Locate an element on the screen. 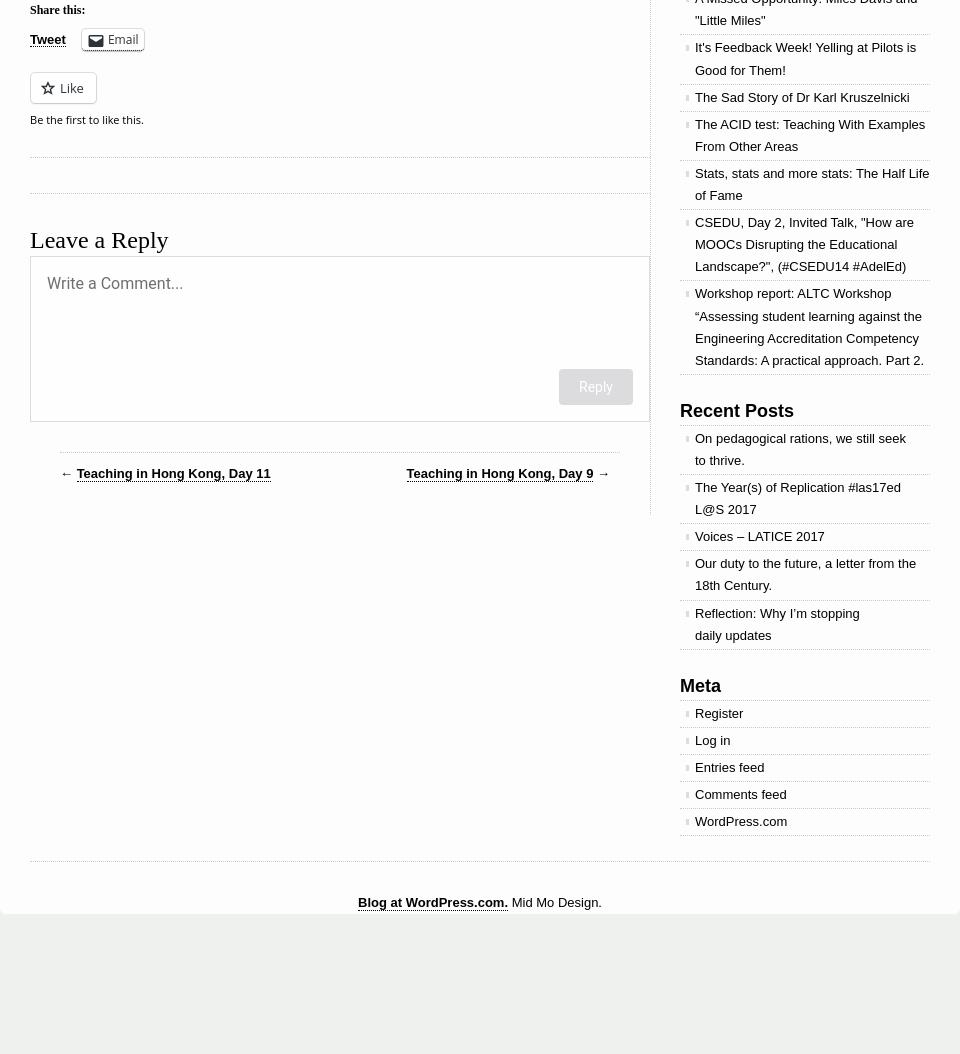 This screenshot has width=960, height=1054. 'WordPress.com' is located at coordinates (740, 820).